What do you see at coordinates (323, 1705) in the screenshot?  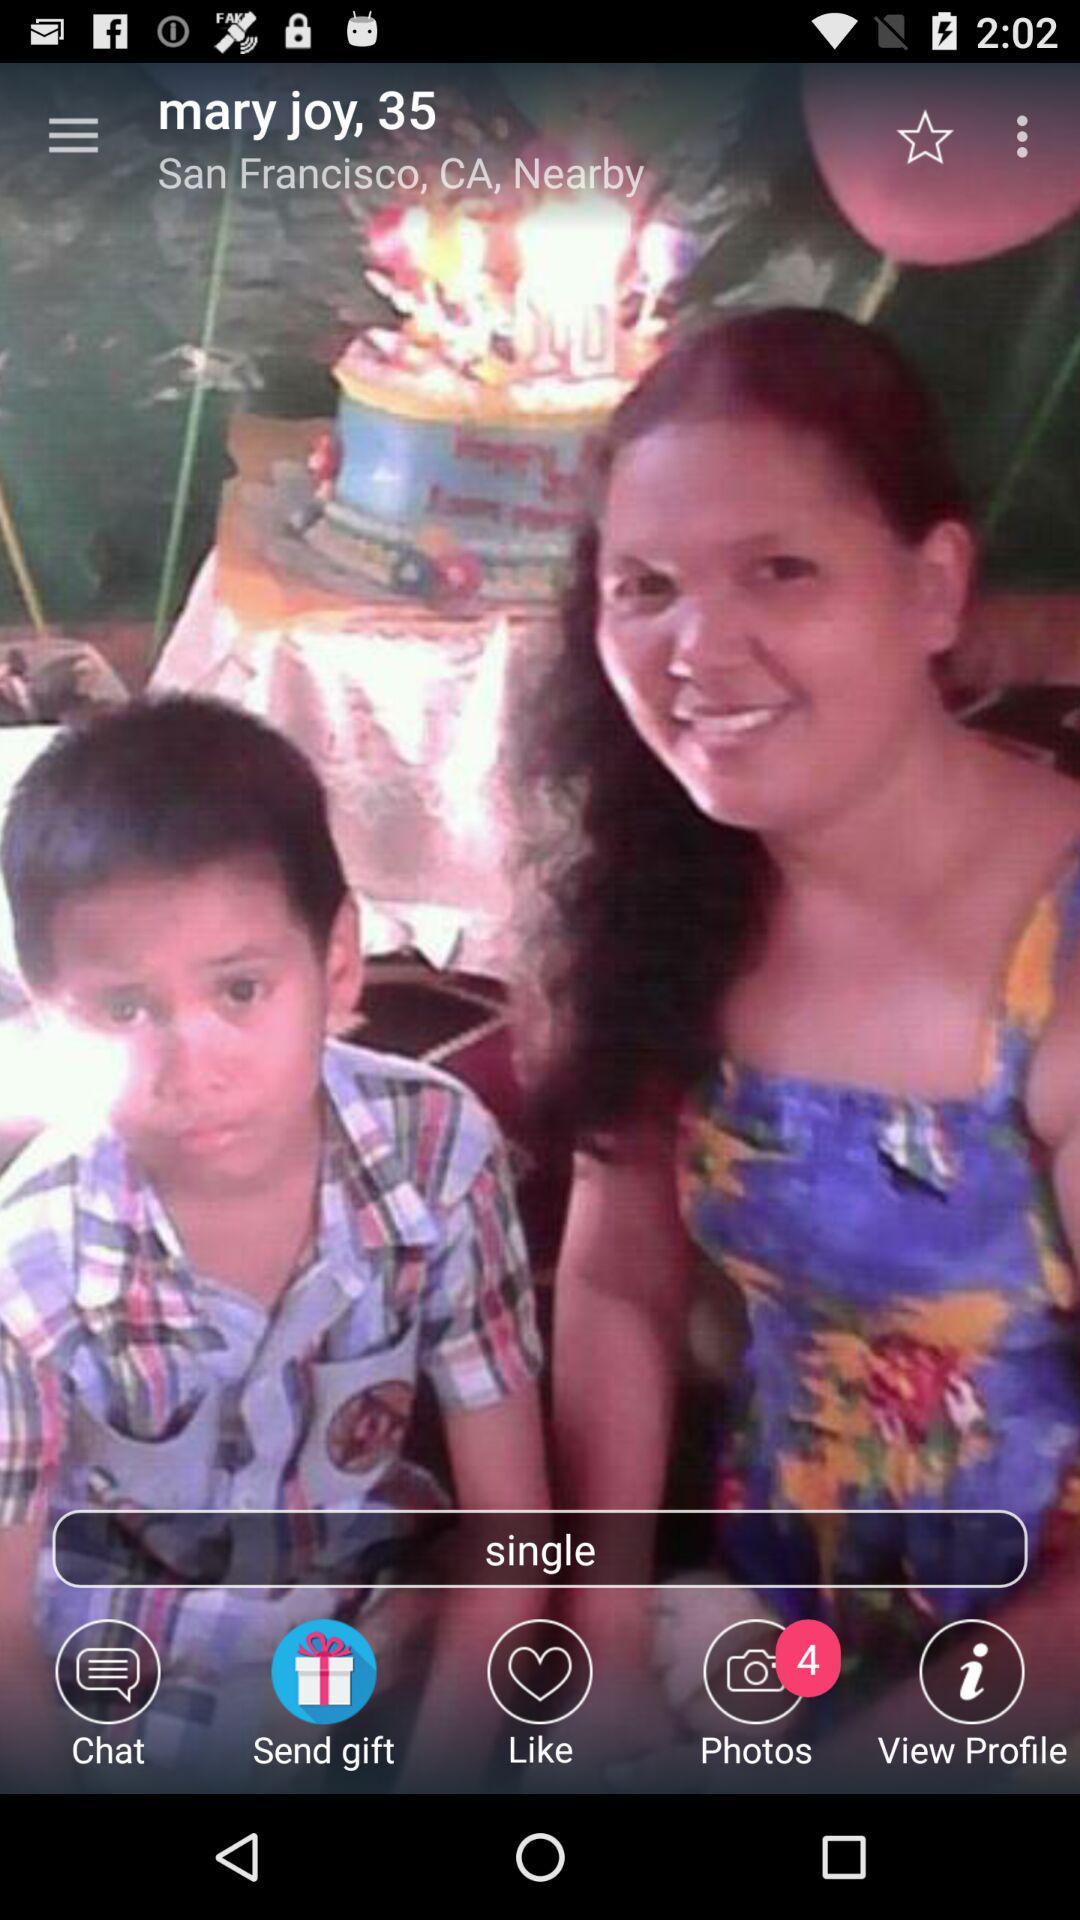 I see `the send gift icon` at bounding box center [323, 1705].